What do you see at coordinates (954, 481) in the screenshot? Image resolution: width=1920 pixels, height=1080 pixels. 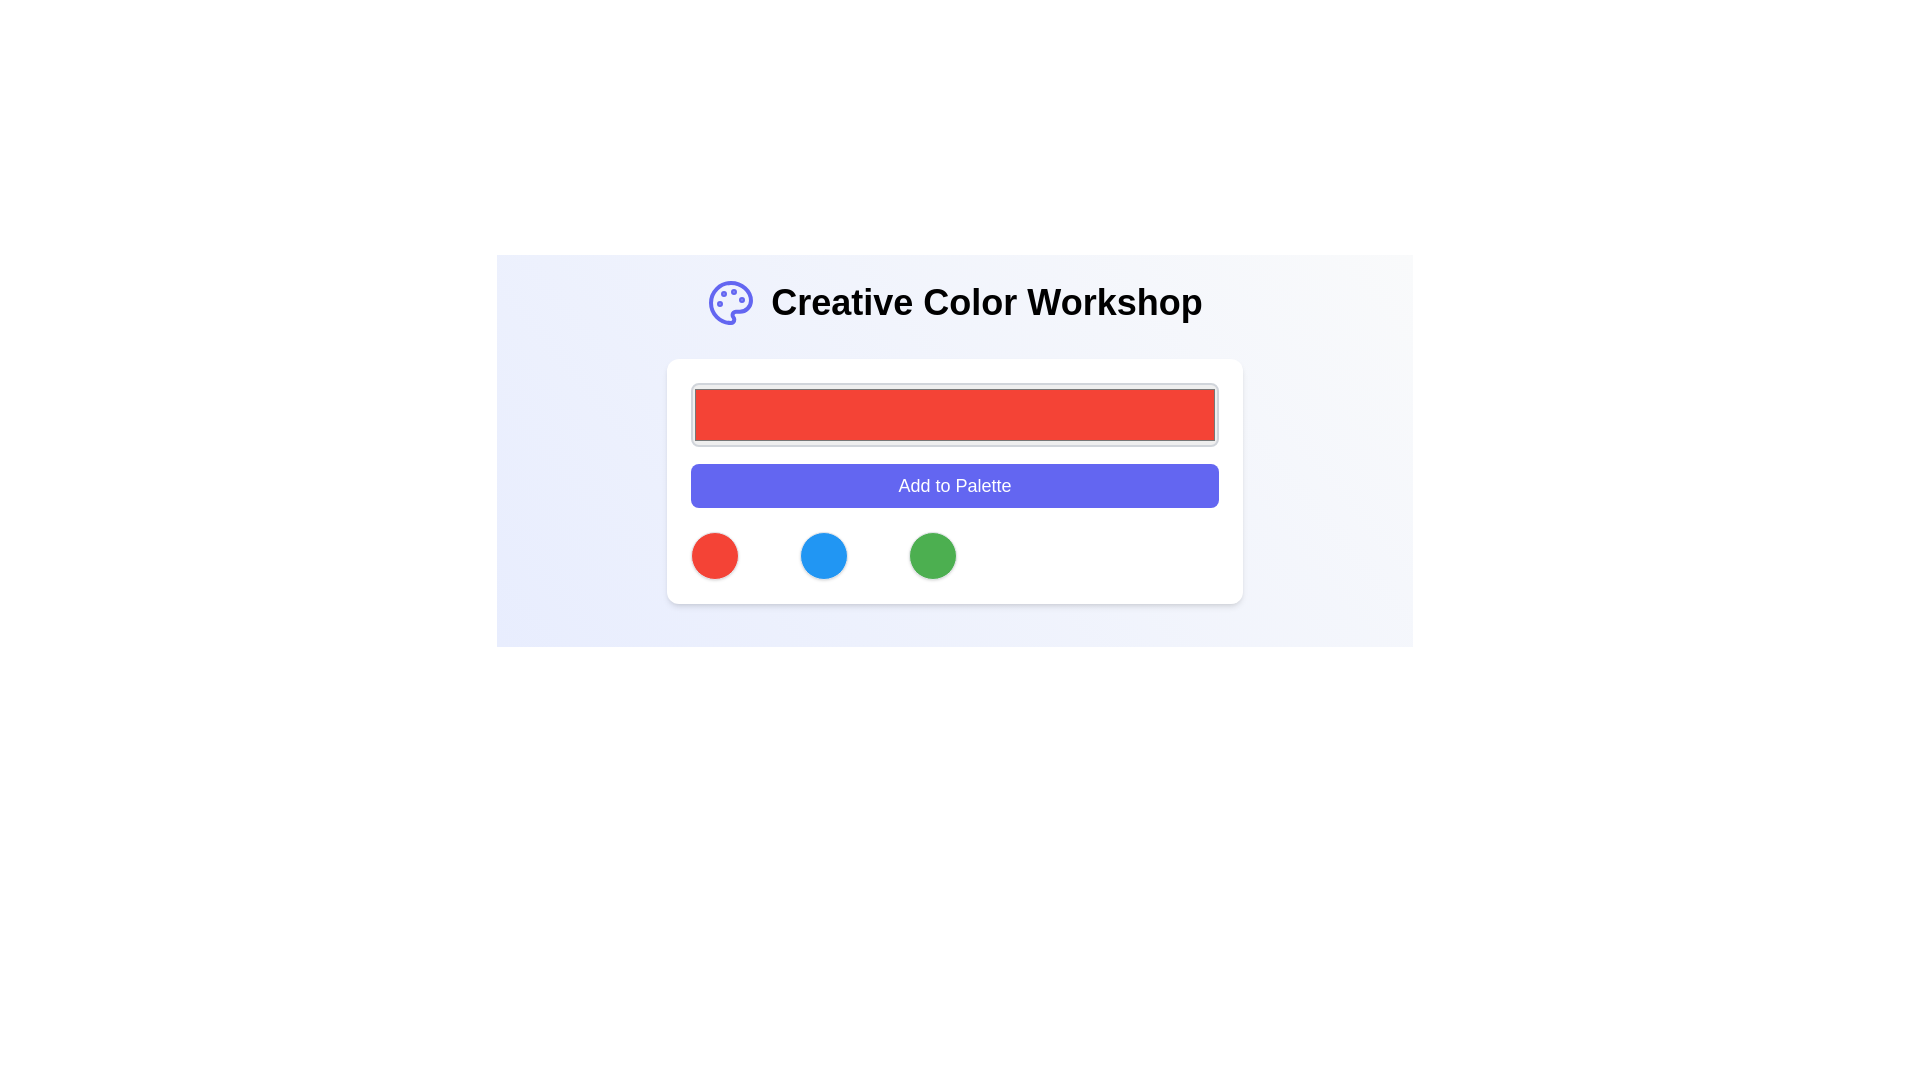 I see `the 'Add to Palette' button in the interactive color palette tool located beneath the 'Creative Color Workshop' header` at bounding box center [954, 481].